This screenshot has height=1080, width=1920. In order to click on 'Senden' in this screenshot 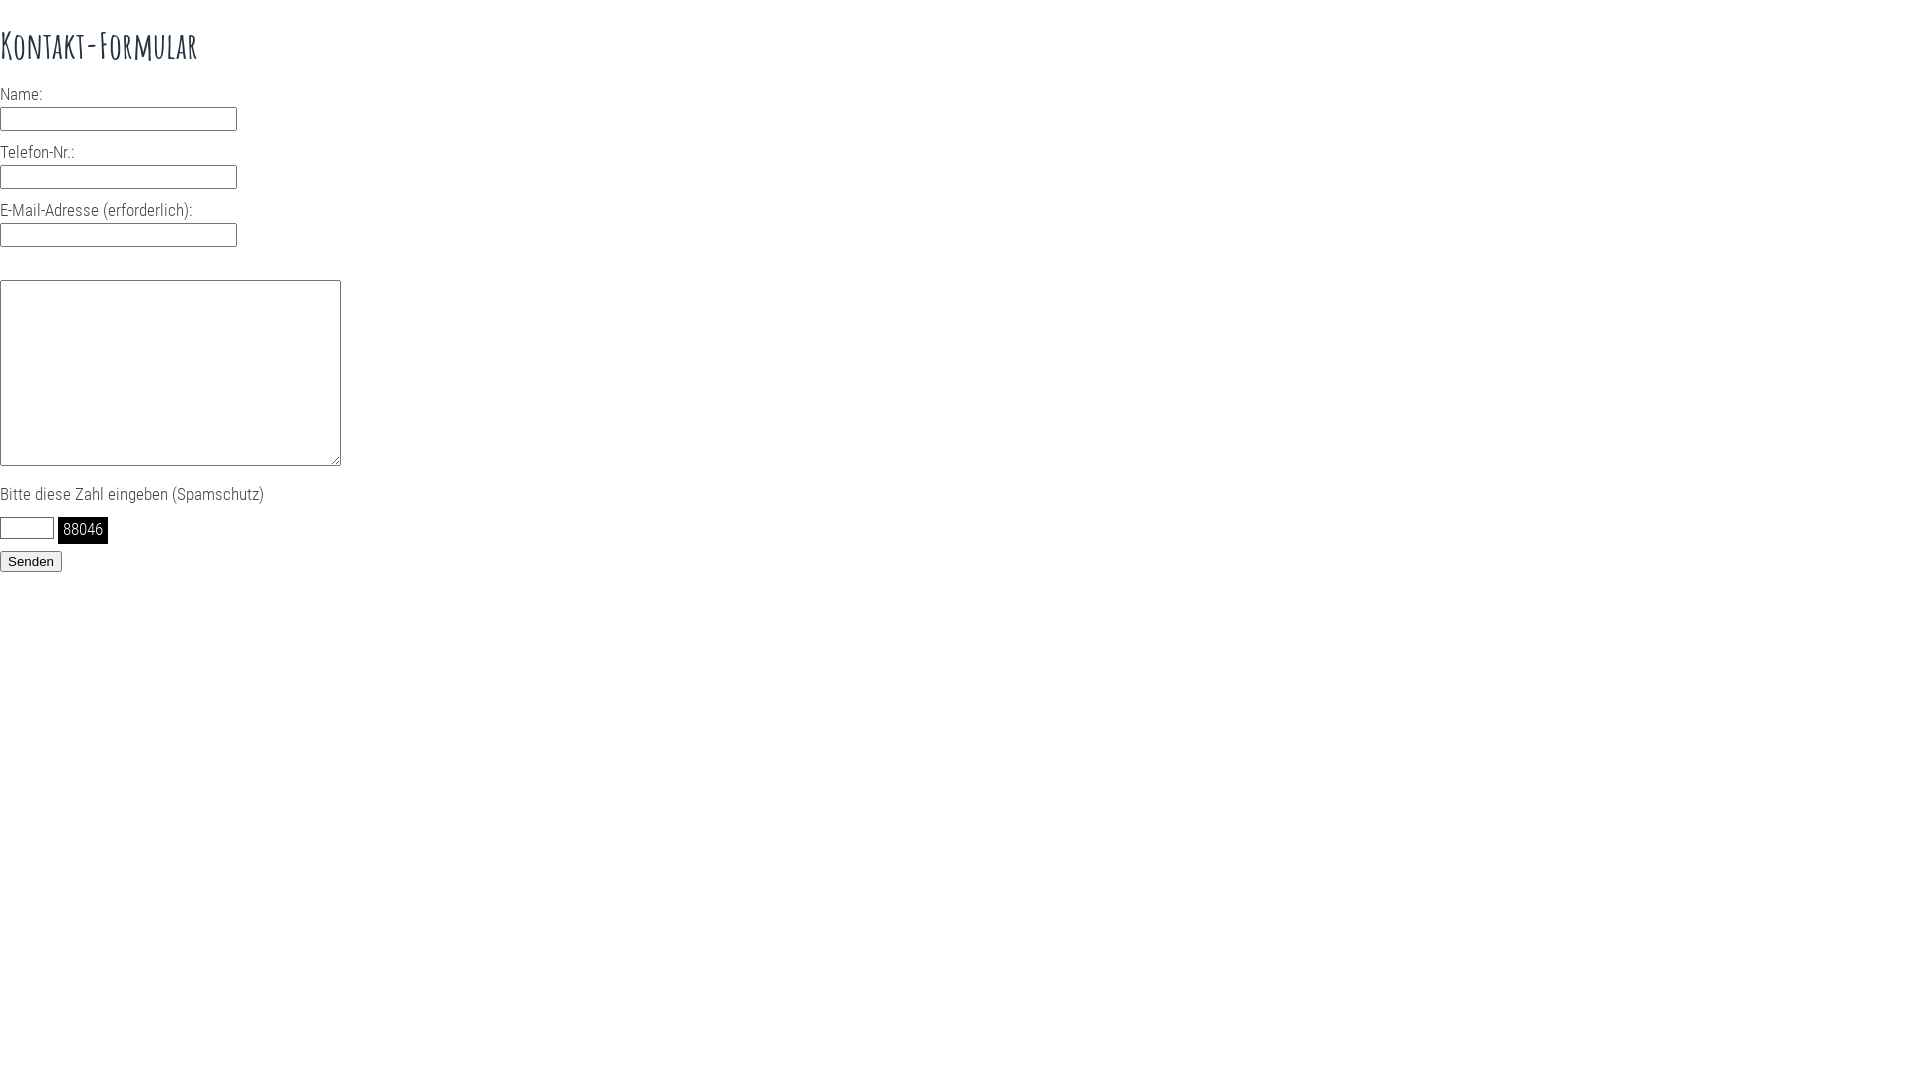, I will do `click(30, 561)`.